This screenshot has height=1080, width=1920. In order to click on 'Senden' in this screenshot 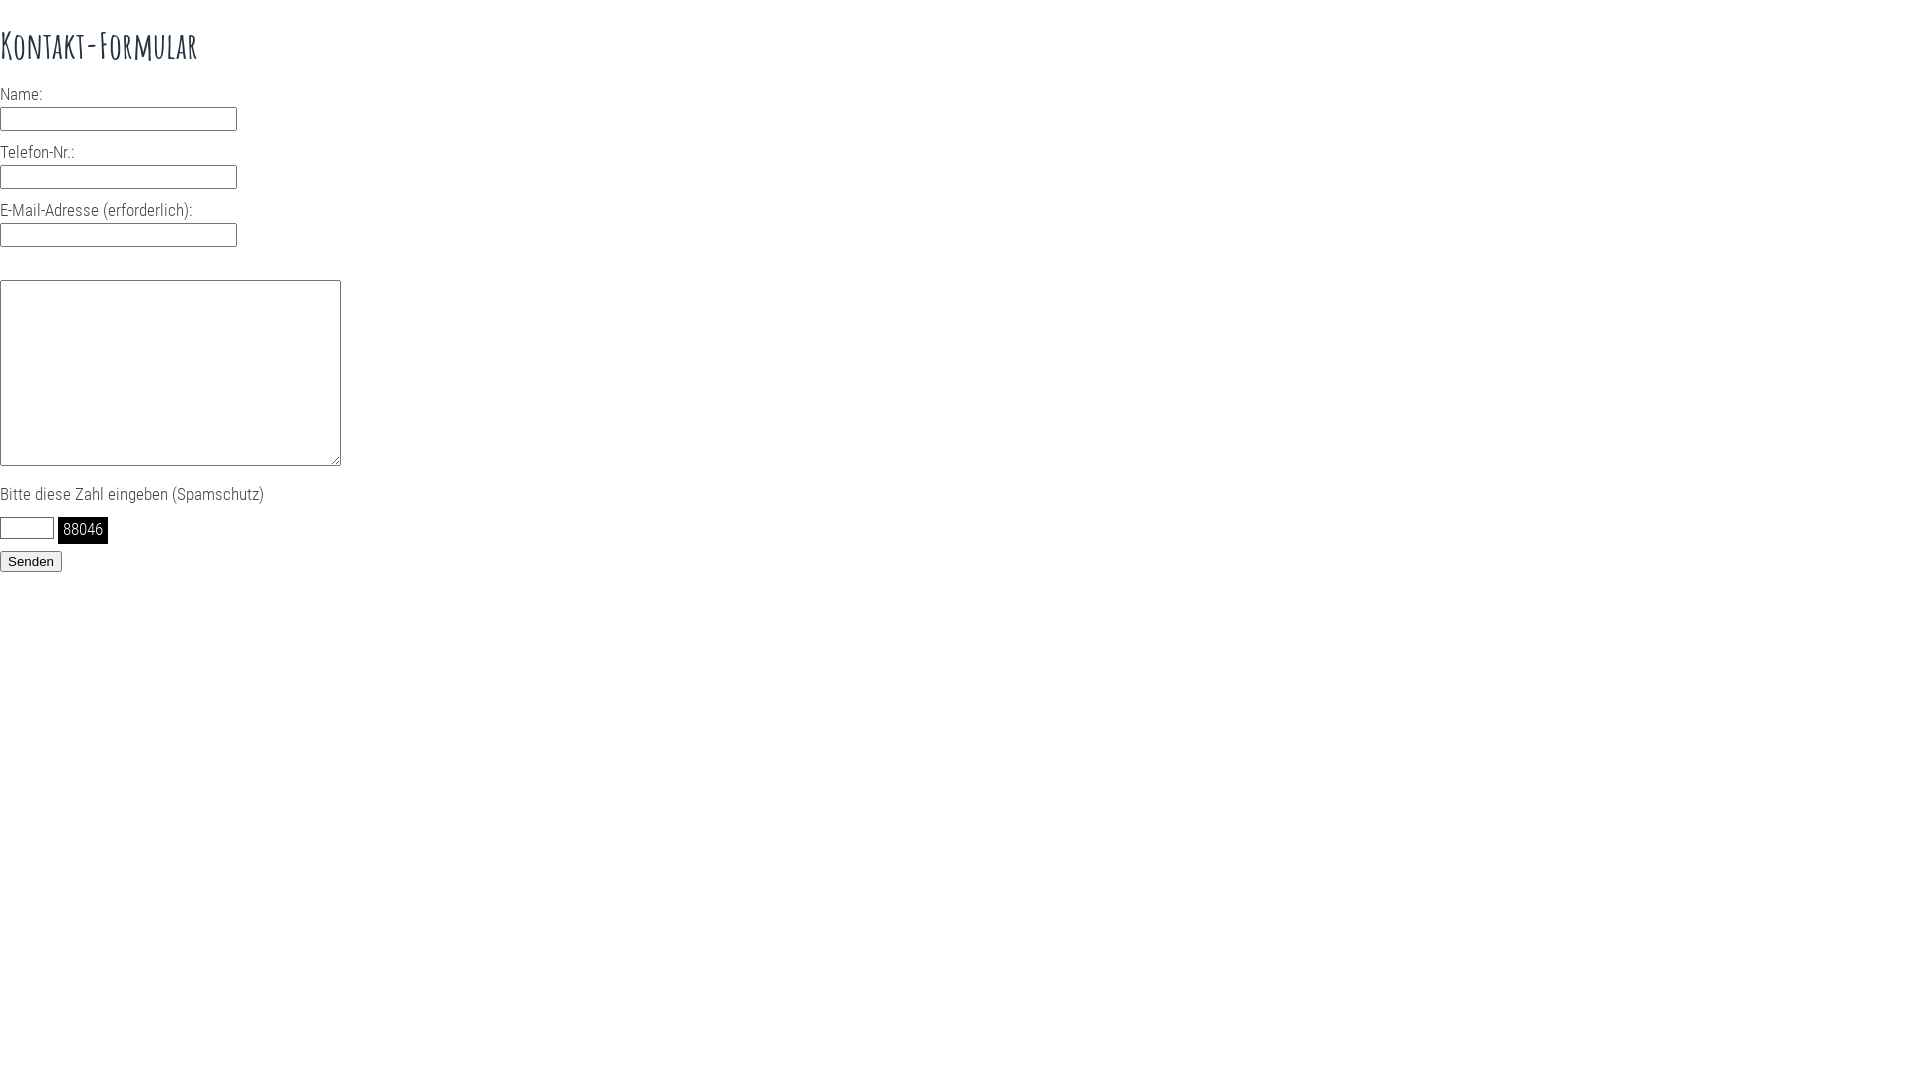, I will do `click(30, 561)`.